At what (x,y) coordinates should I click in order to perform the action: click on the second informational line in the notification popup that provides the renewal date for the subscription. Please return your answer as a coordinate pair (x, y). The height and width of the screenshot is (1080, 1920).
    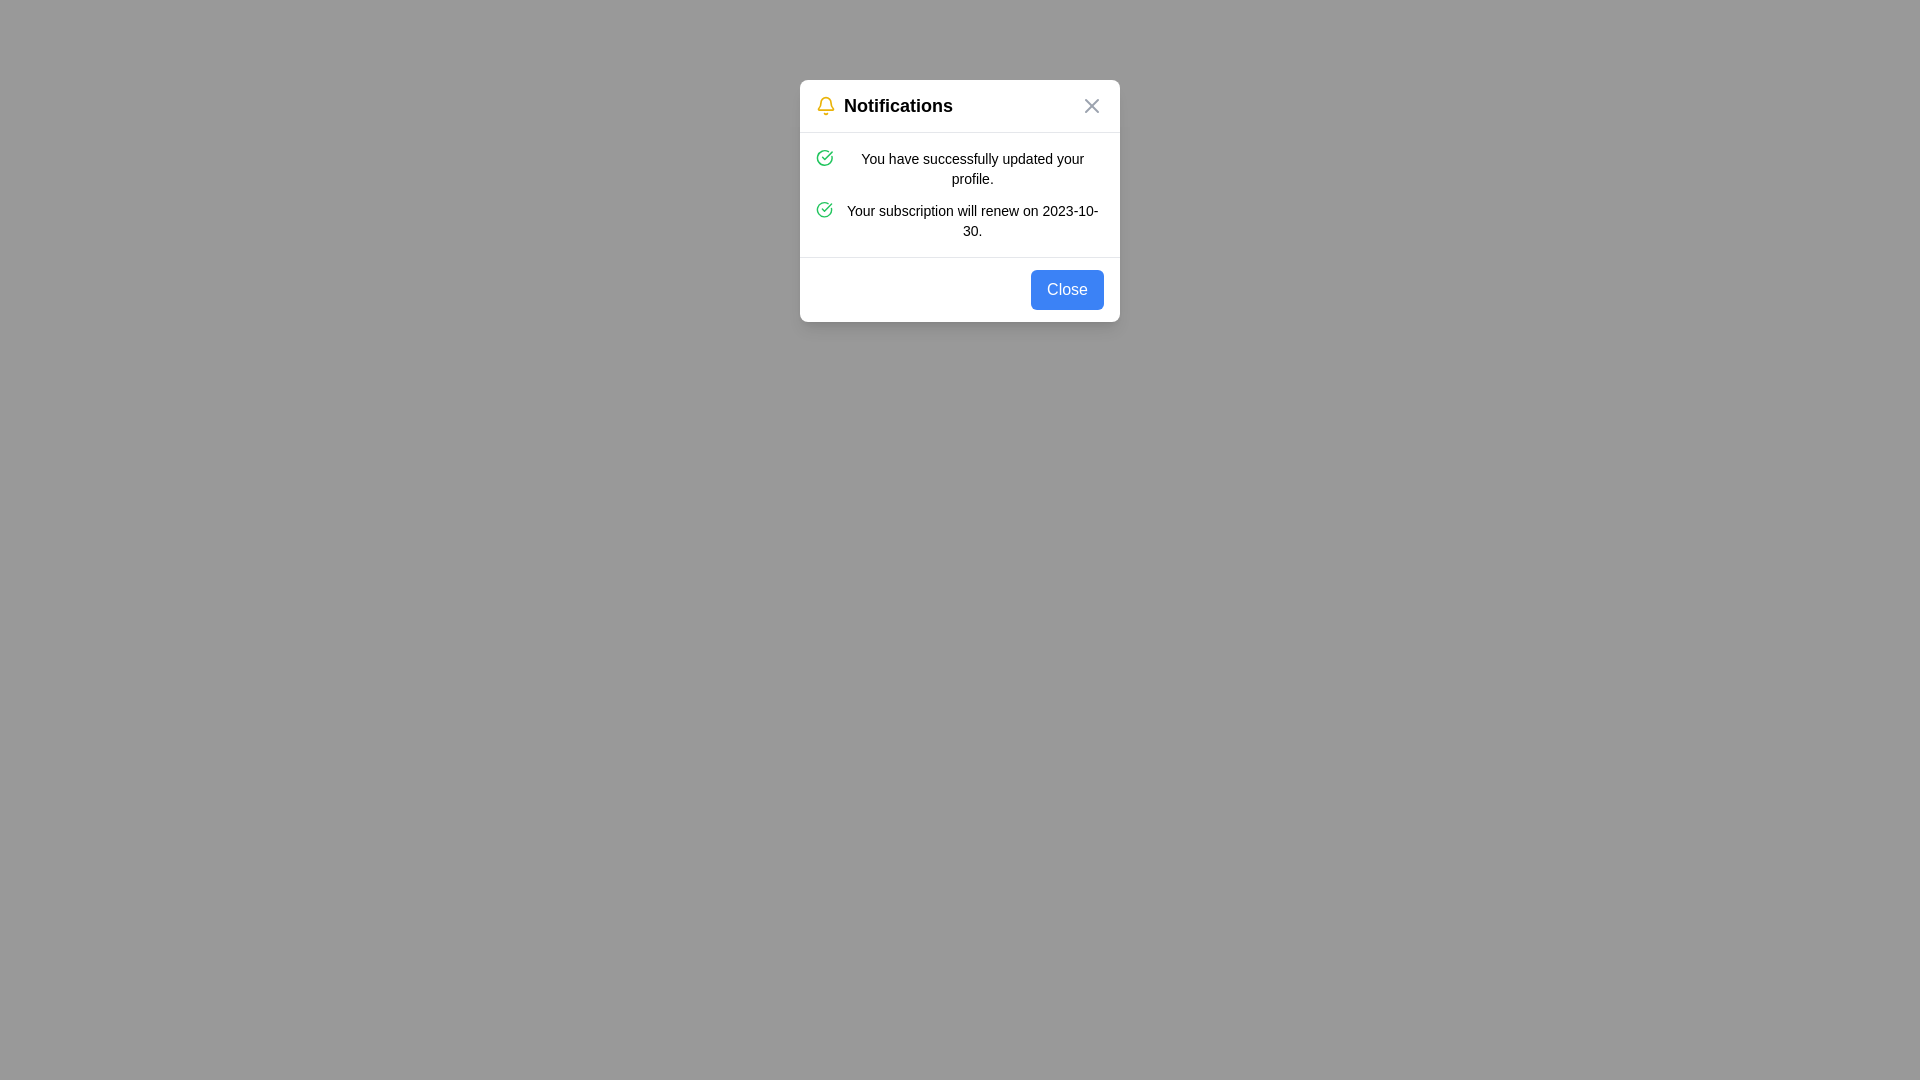
    Looking at the image, I should click on (960, 220).